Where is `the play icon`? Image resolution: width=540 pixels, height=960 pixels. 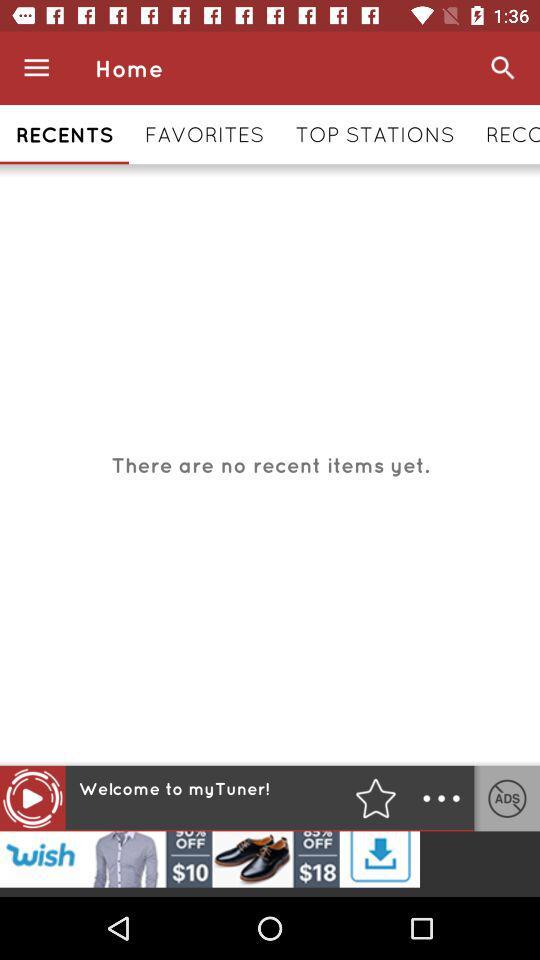
the play icon is located at coordinates (31, 798).